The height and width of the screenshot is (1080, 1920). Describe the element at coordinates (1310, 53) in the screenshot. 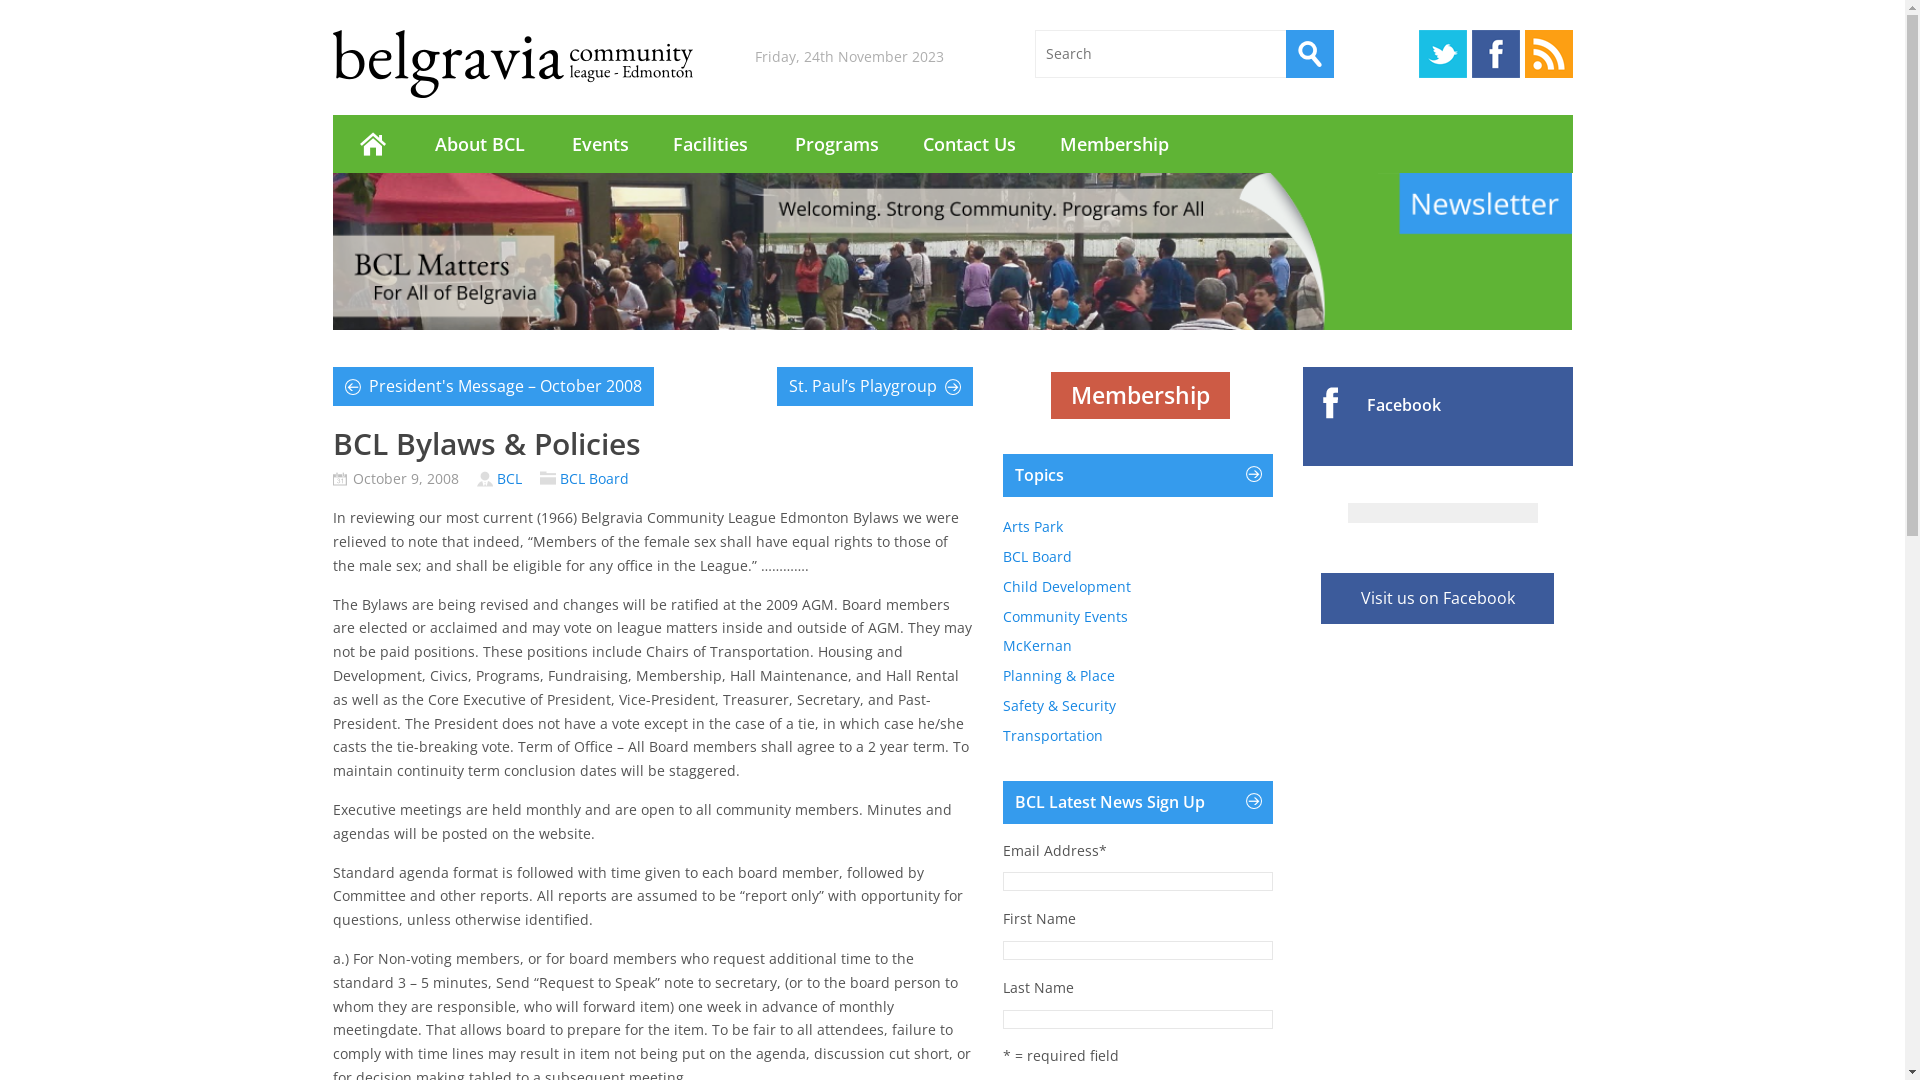

I see `'Search'` at that location.